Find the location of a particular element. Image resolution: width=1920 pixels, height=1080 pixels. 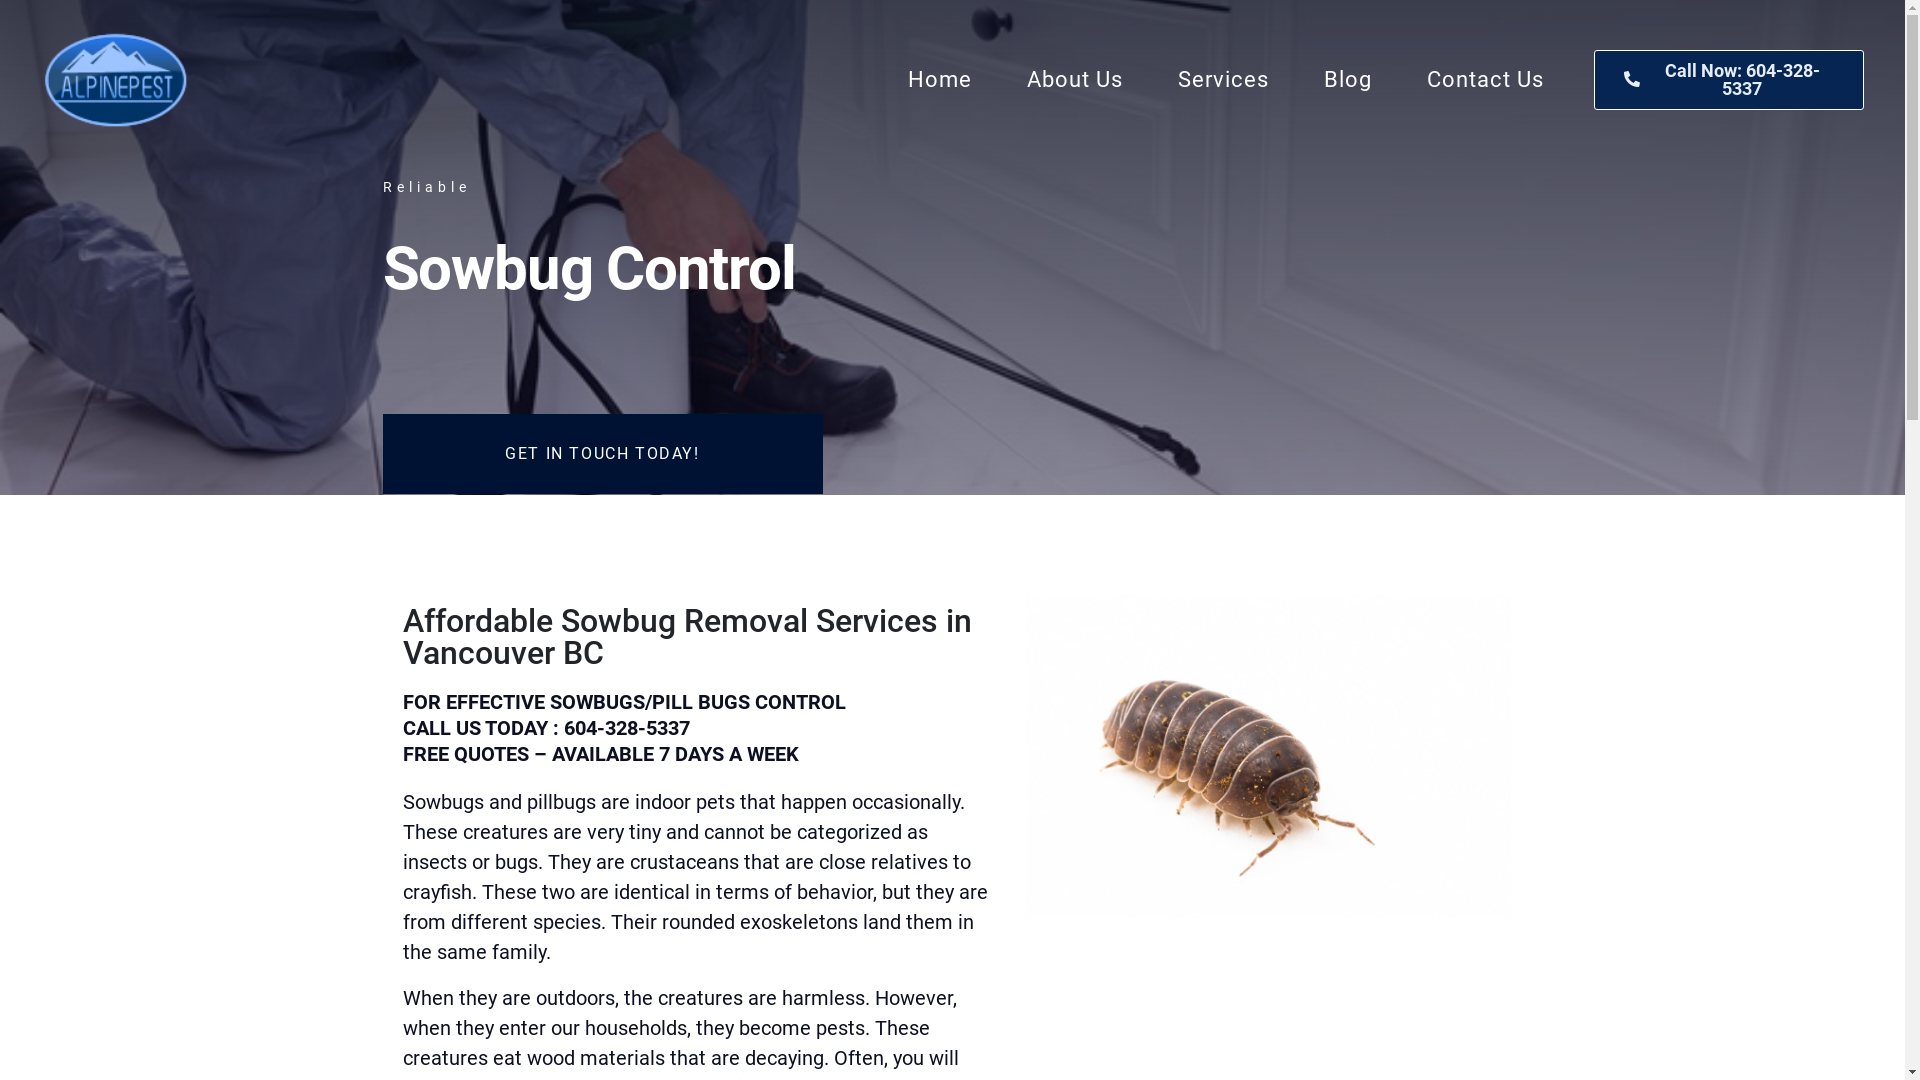

'Home' is located at coordinates (939, 78).